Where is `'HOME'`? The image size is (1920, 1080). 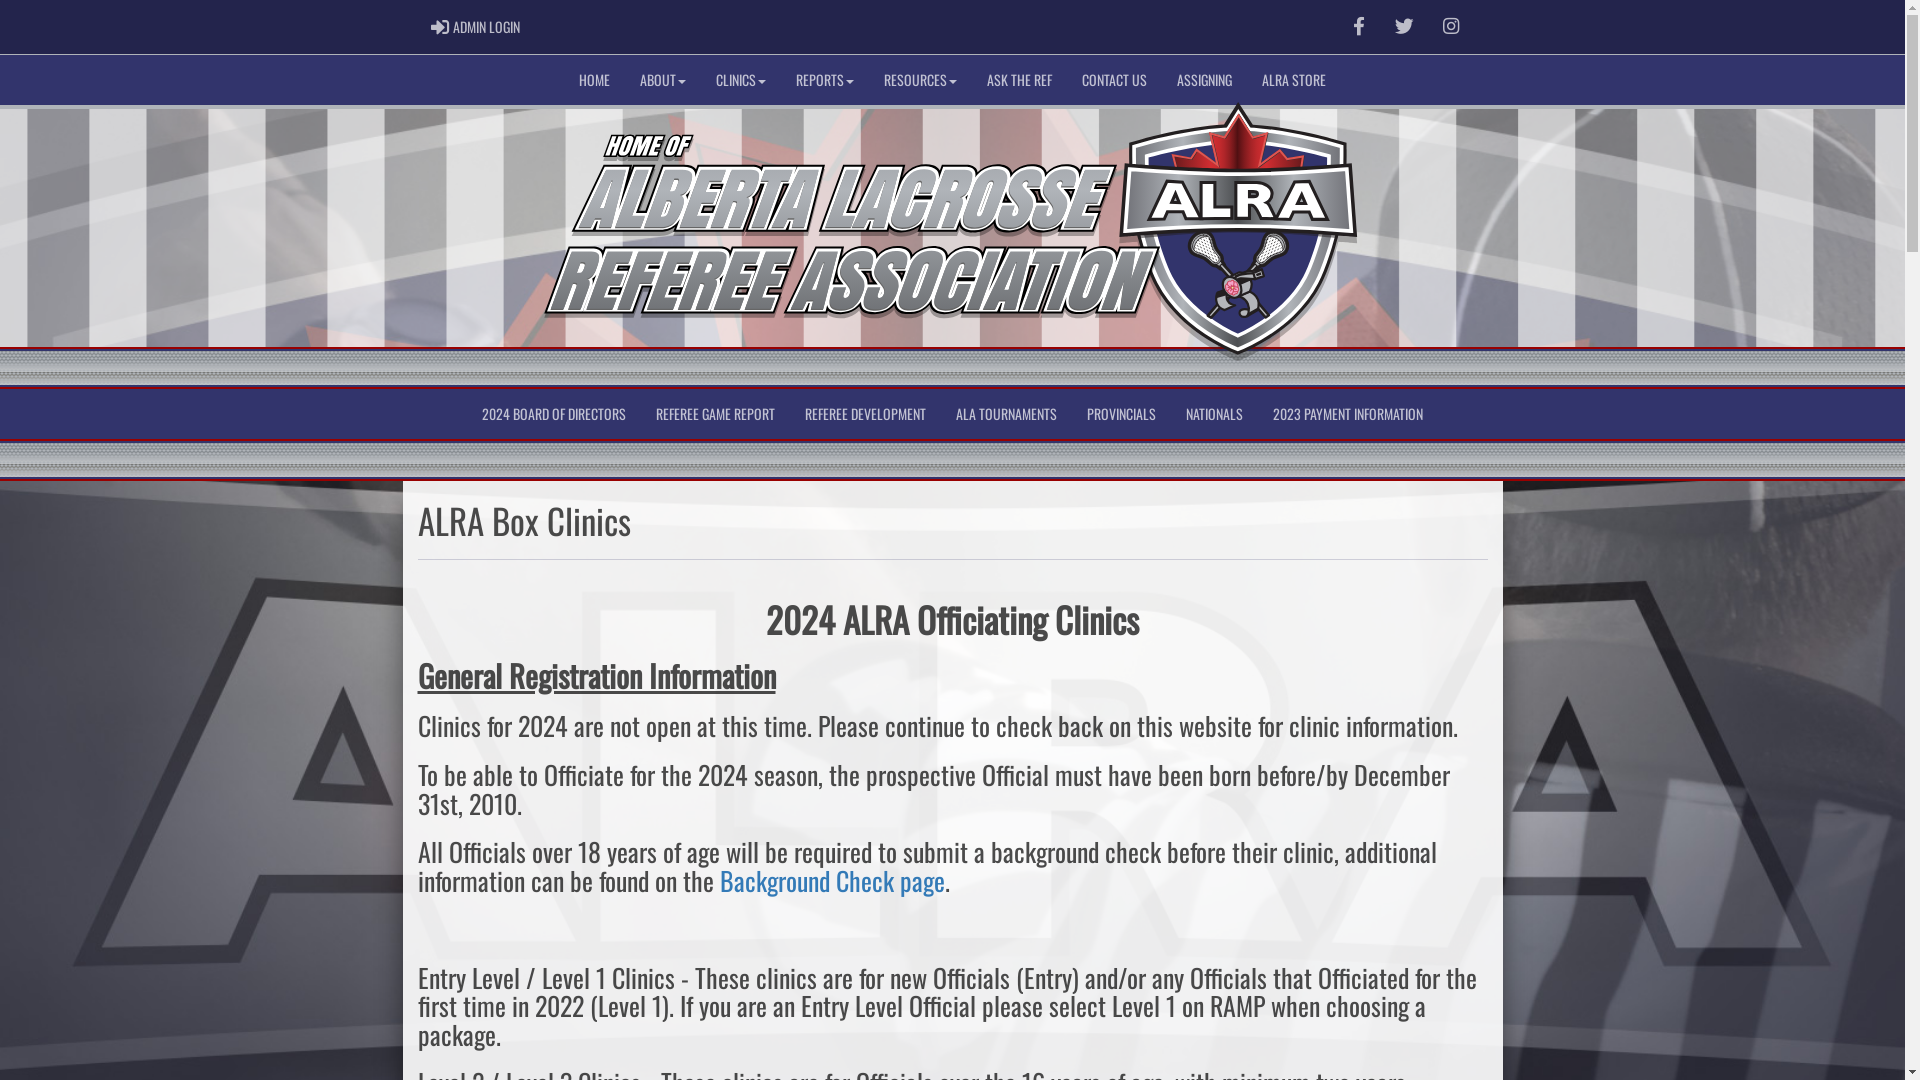
'HOME' is located at coordinates (593, 79).